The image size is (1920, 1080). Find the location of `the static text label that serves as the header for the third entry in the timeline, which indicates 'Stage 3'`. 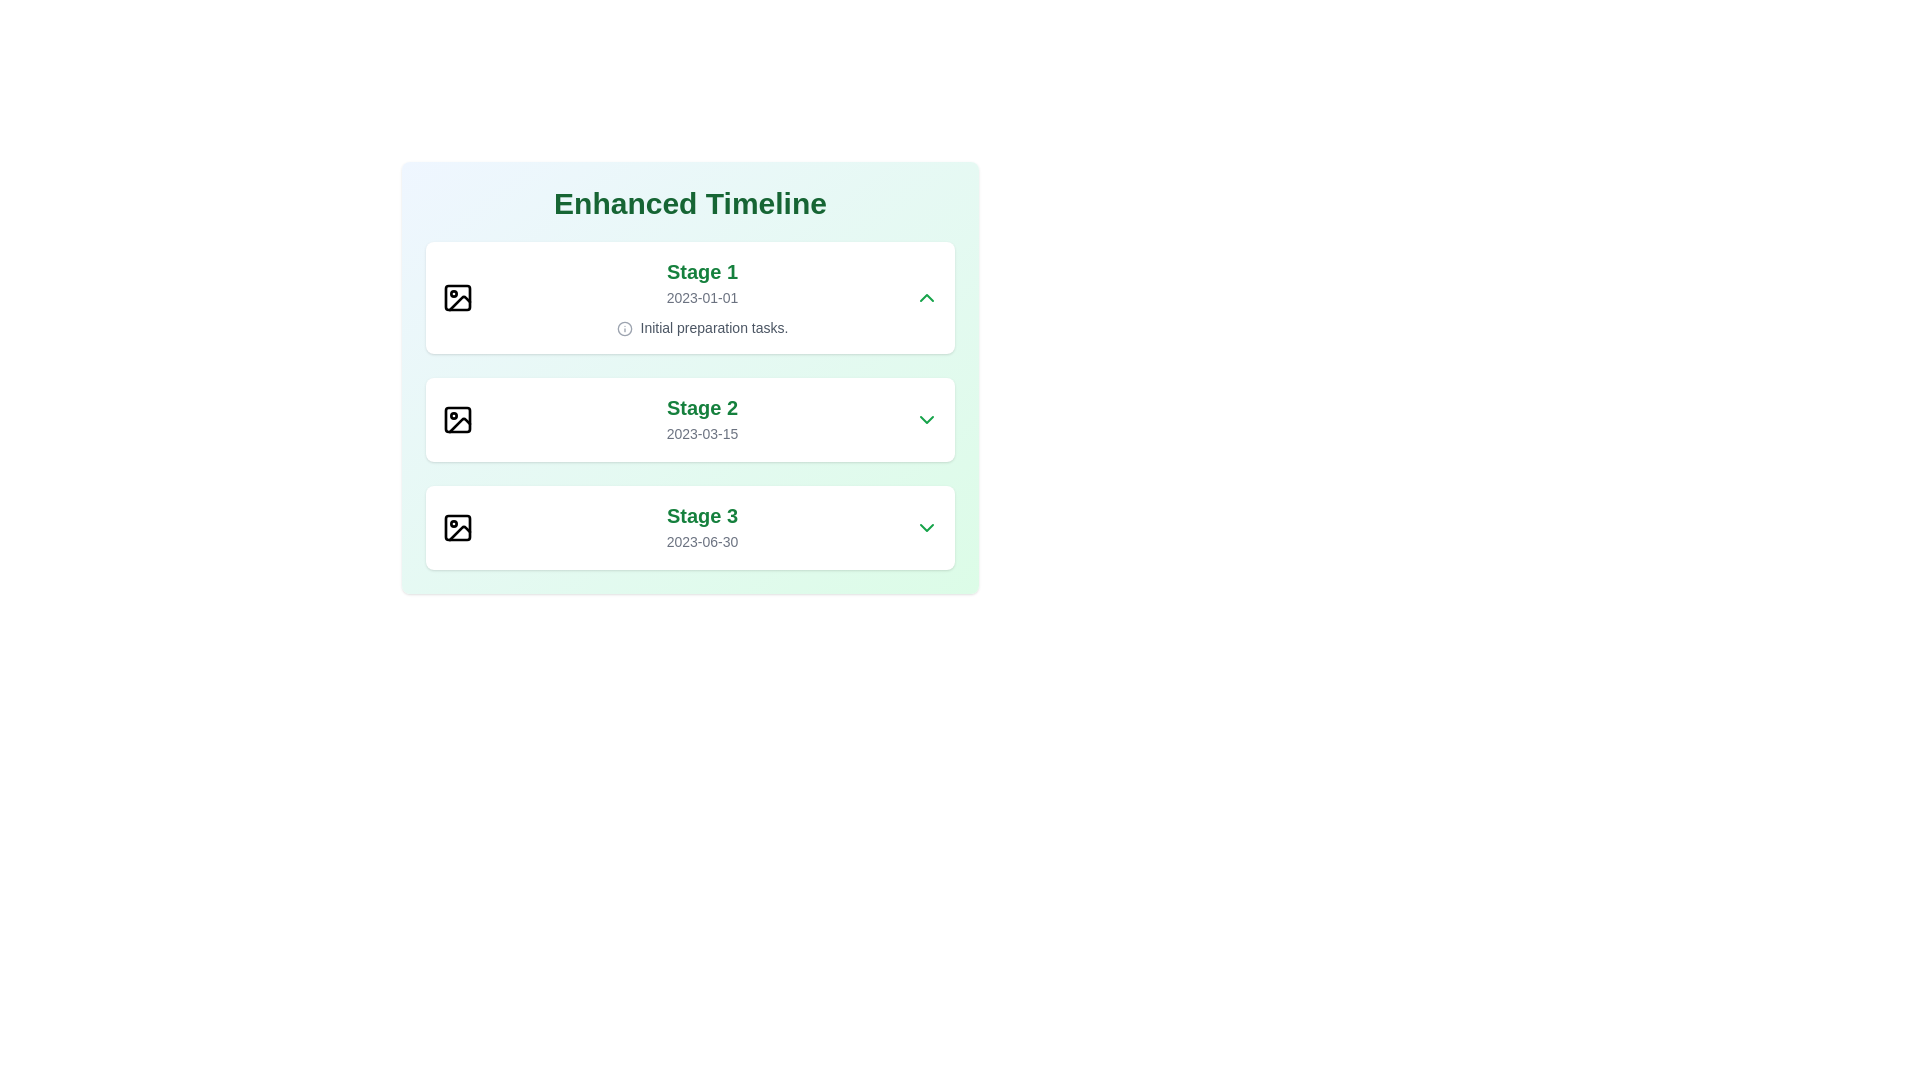

the static text label that serves as the header for the third entry in the timeline, which indicates 'Stage 3' is located at coordinates (702, 515).